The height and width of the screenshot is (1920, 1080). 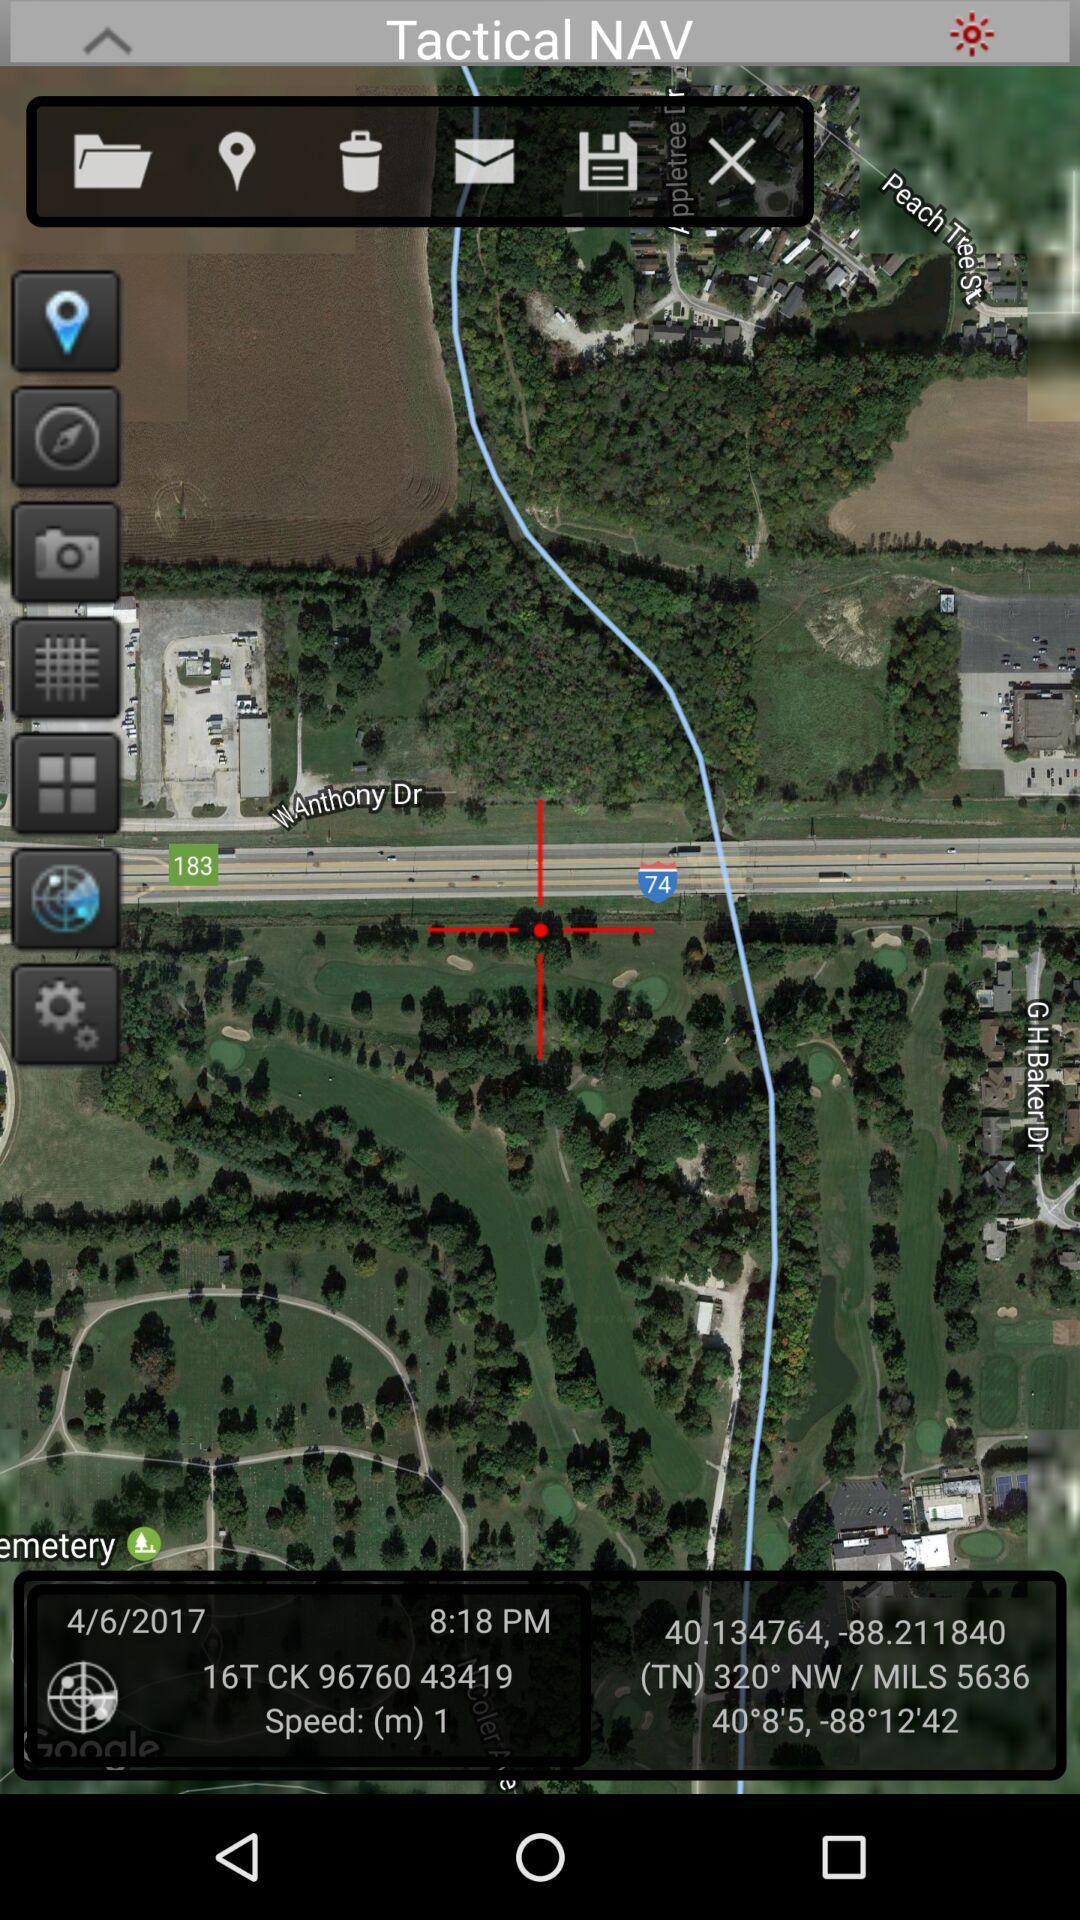 What do you see at coordinates (627, 156) in the screenshot?
I see `save` at bounding box center [627, 156].